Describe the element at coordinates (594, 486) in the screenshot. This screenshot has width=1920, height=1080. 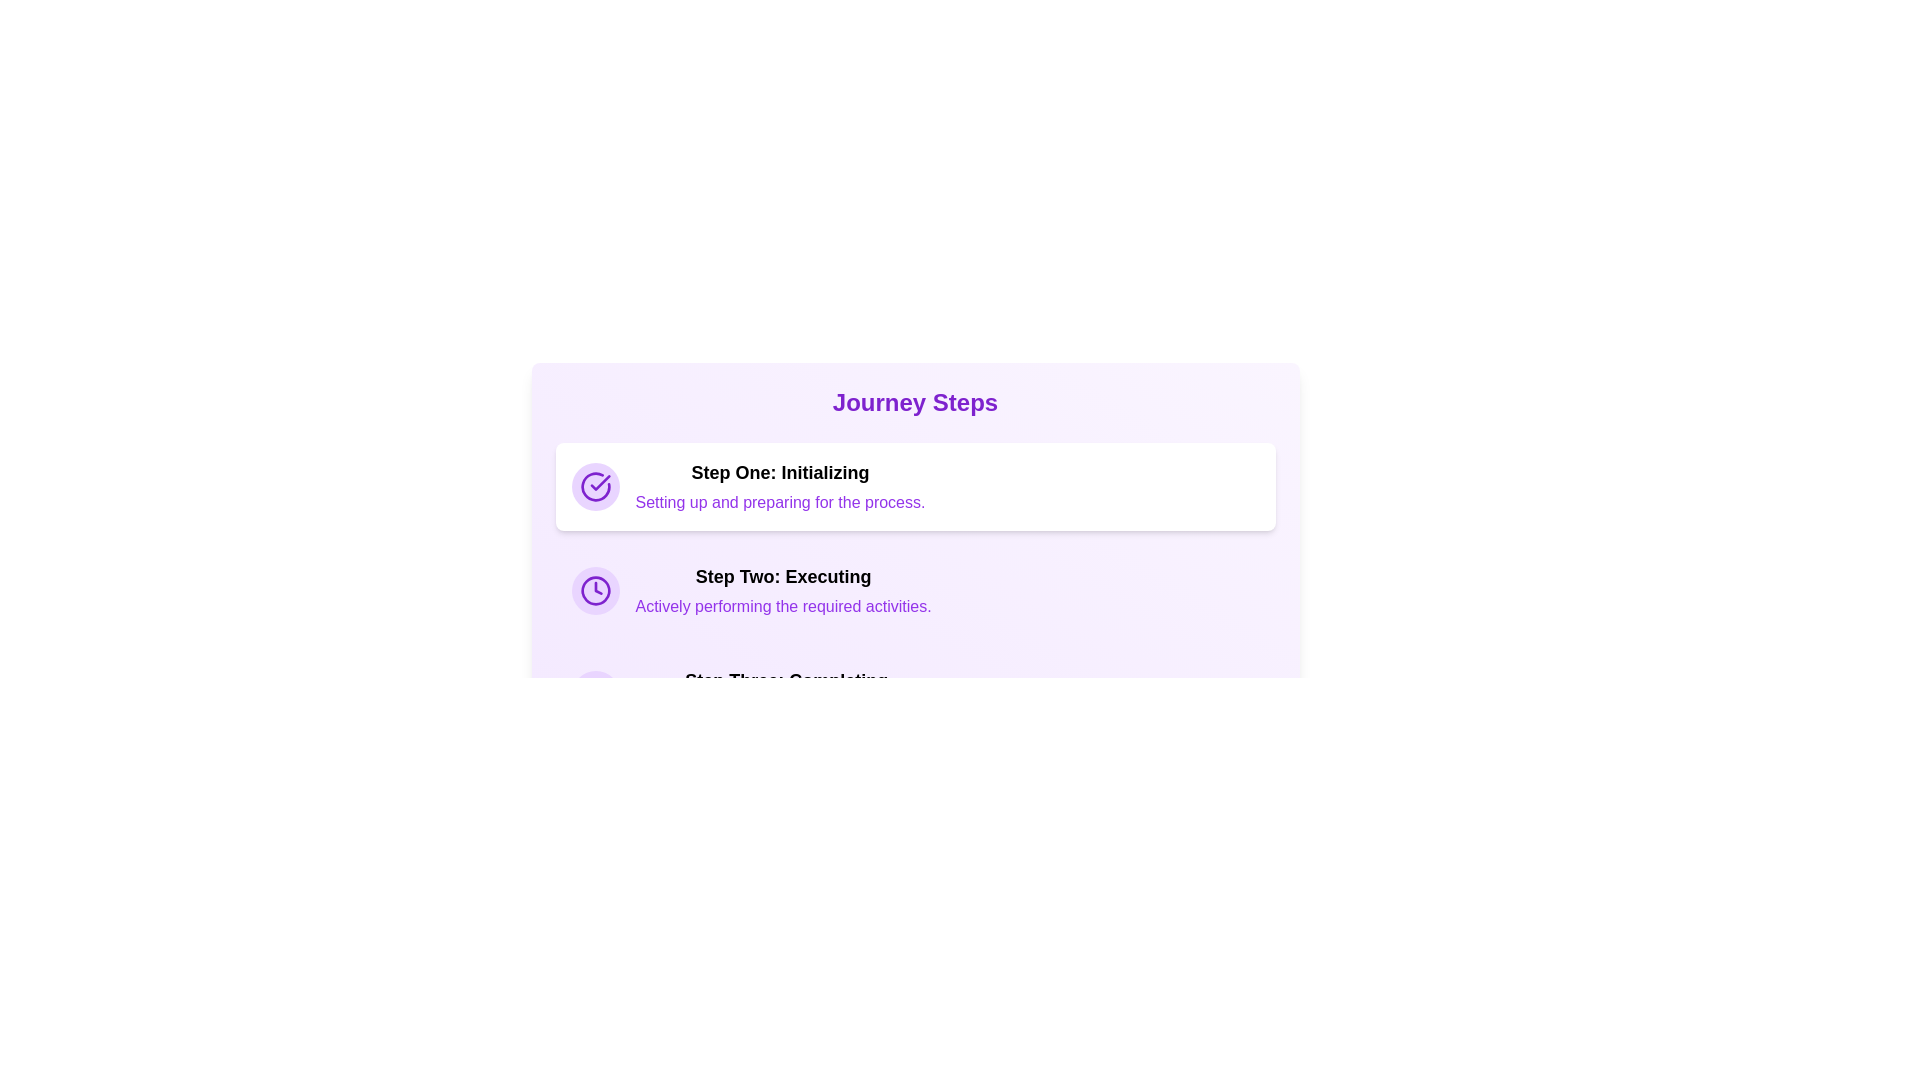
I see `the upper curved segment of the circular graphical icon (arc segment) that is styled with a bold purple stroke, located to the left of the text 'Step One: Initializing' in the 'Journey Steps' section` at that location.